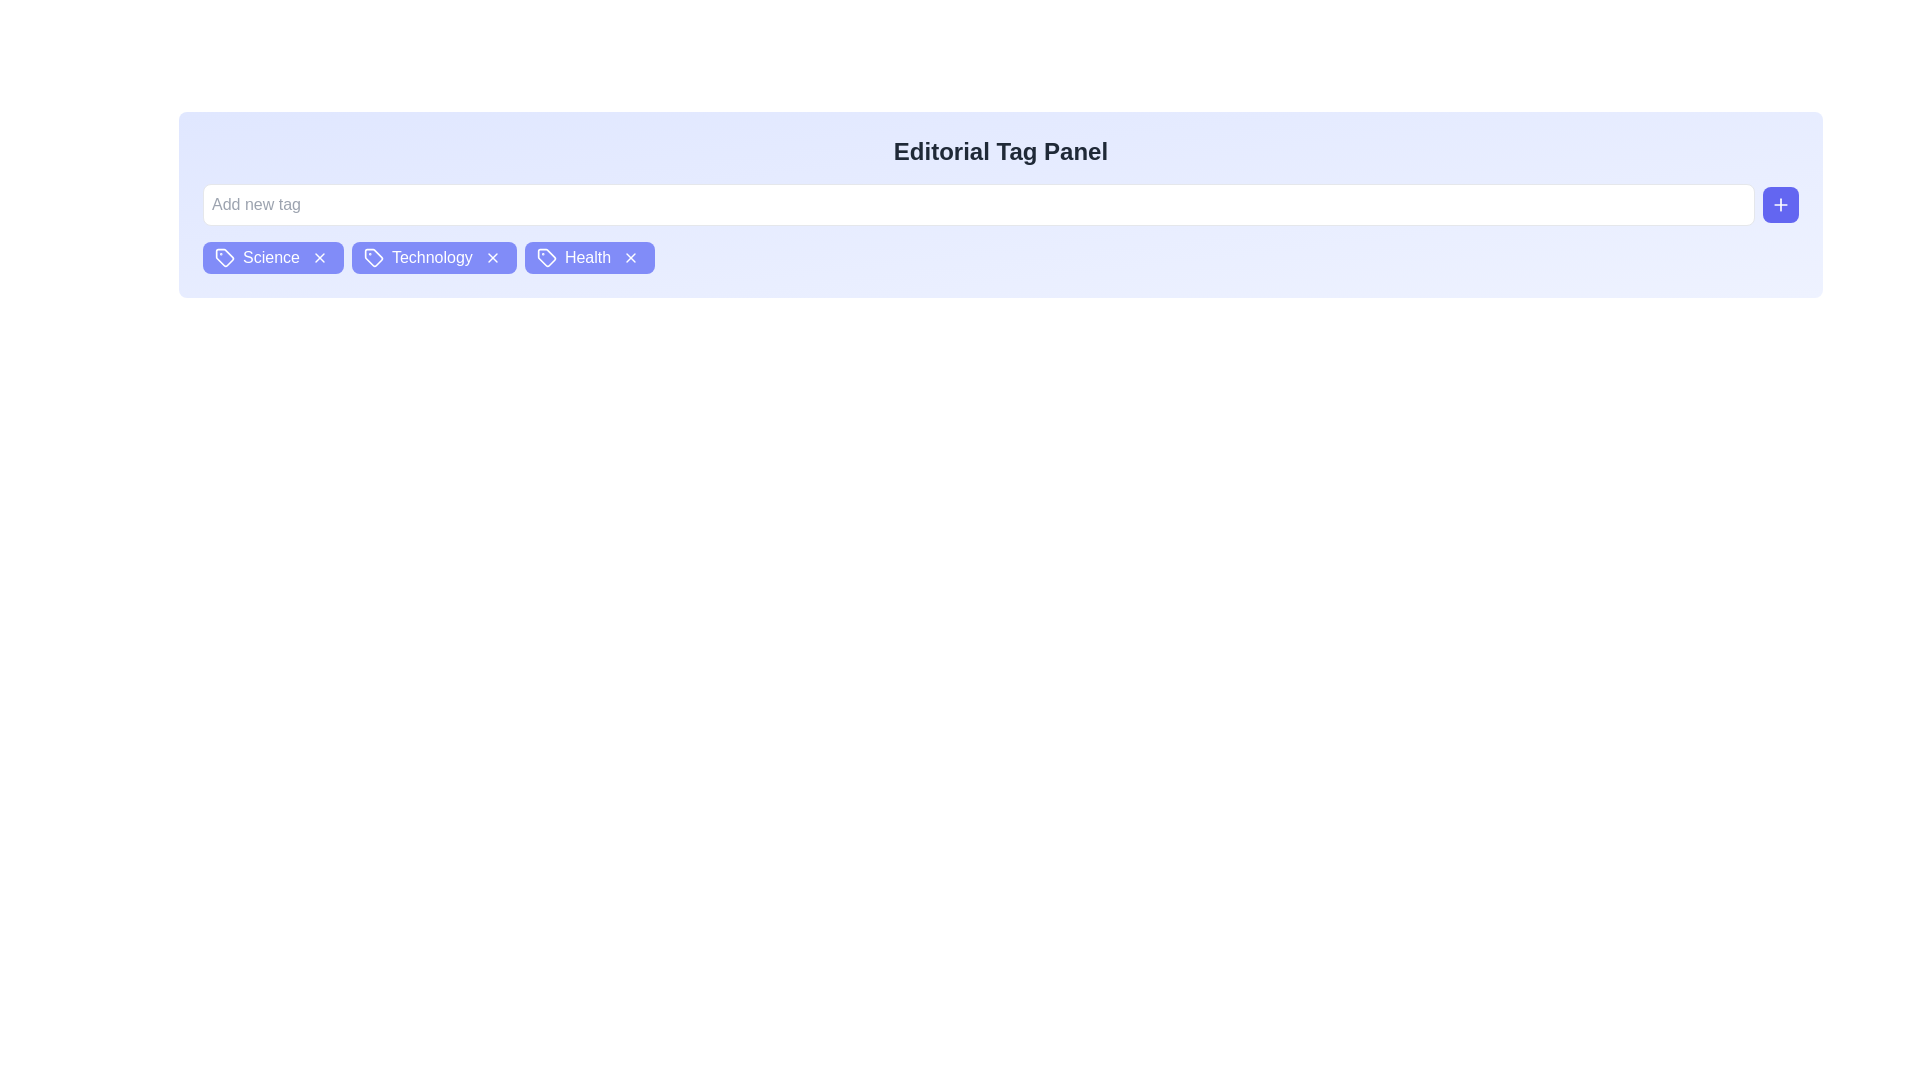  What do you see at coordinates (1780, 204) in the screenshot?
I see `the confirm button located on the right side of the 'Add new tag' input bar in the 'Editorial Tag Panel' section` at bounding box center [1780, 204].